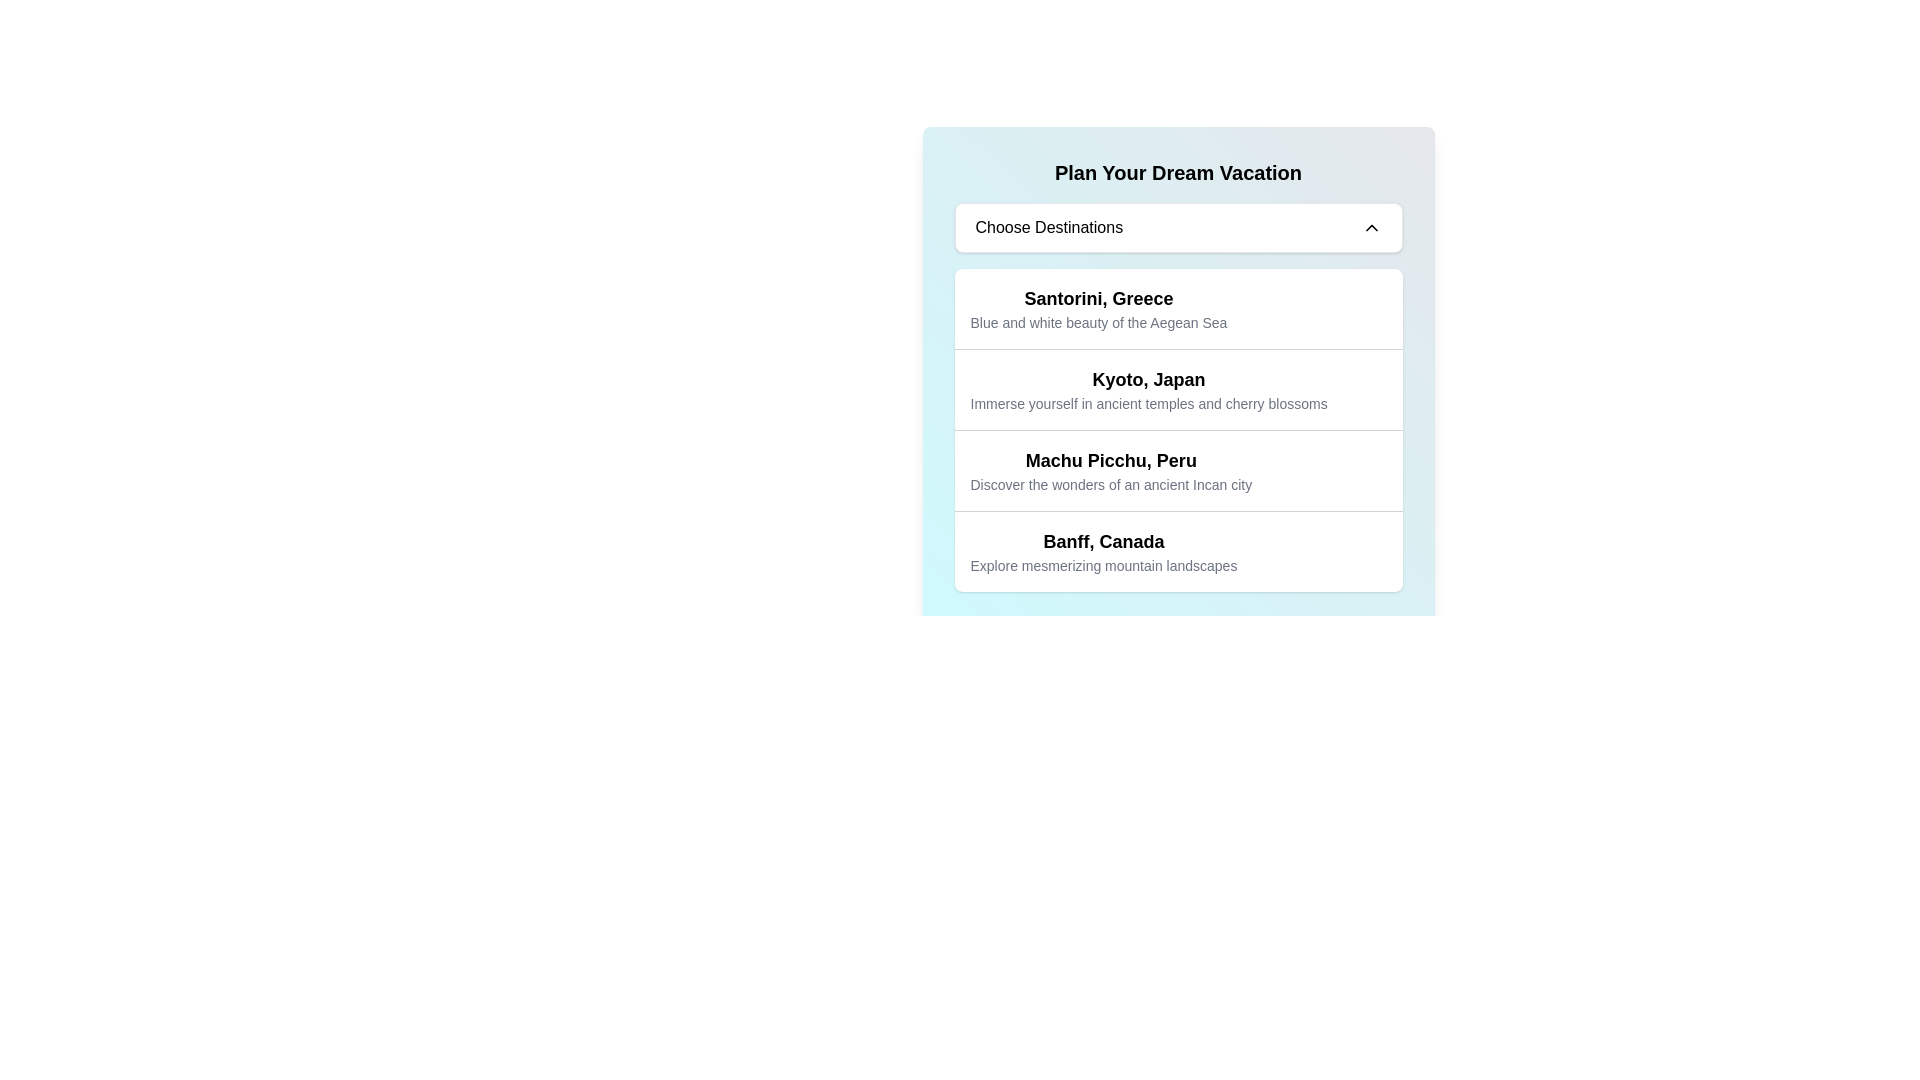 The width and height of the screenshot is (1920, 1080). I want to click on the 'Choose Destinations' button, so click(1178, 226).